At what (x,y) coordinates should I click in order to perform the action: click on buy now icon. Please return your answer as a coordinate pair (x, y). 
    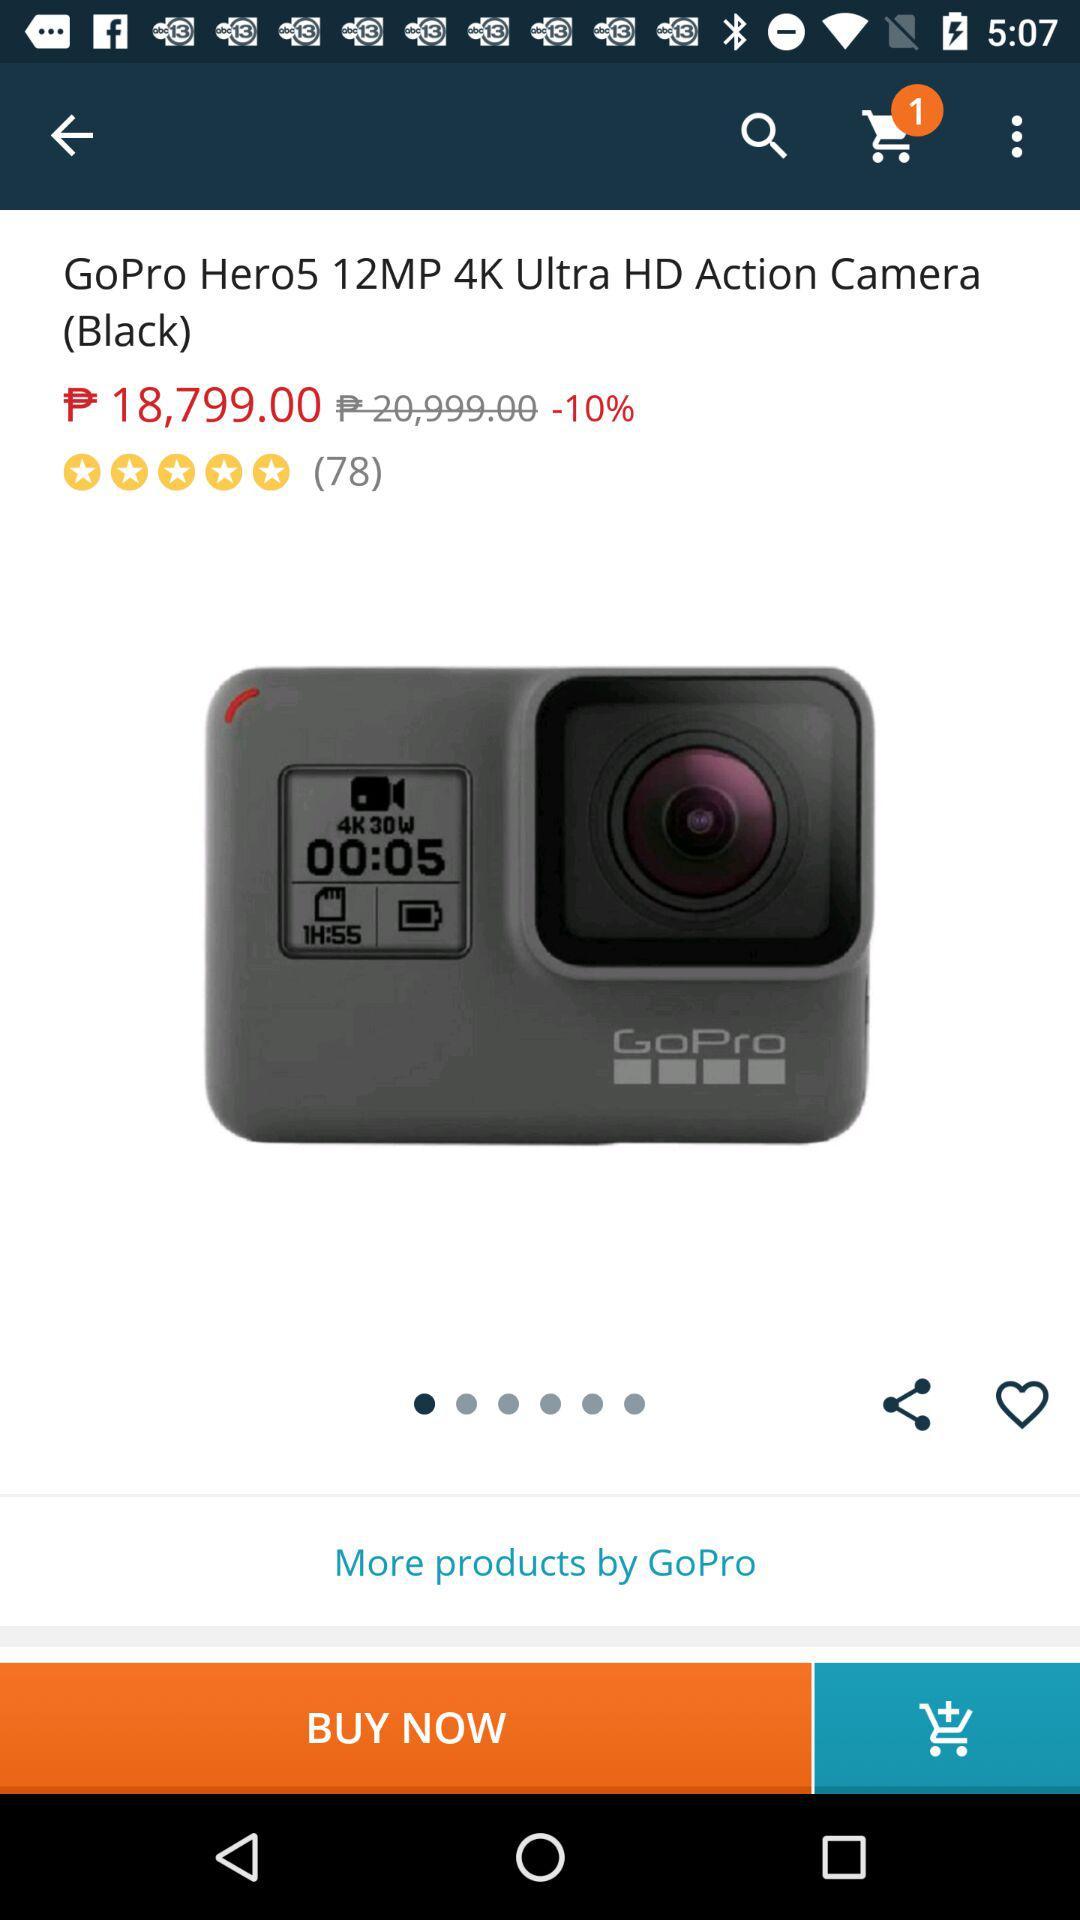
    Looking at the image, I should click on (405, 1727).